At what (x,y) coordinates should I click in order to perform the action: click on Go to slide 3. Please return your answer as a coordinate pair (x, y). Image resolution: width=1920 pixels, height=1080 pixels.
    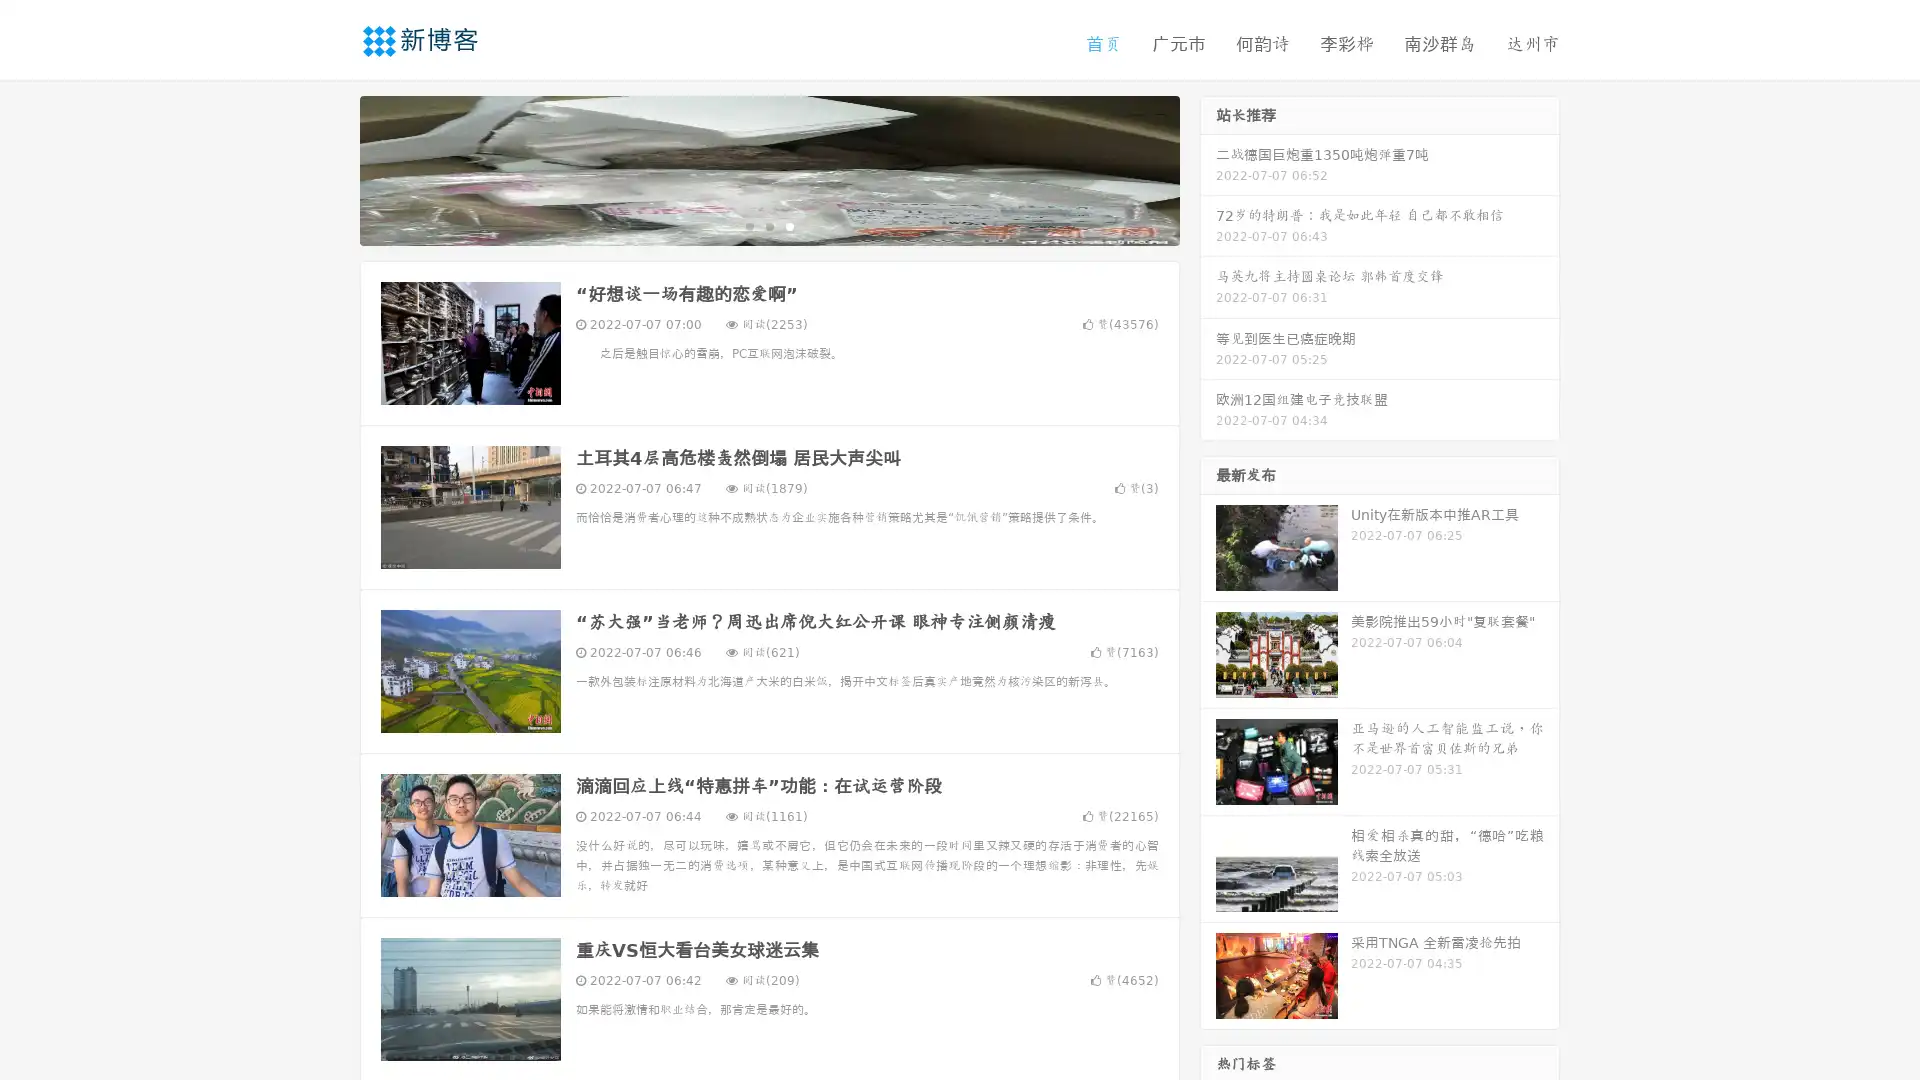
    Looking at the image, I should click on (789, 225).